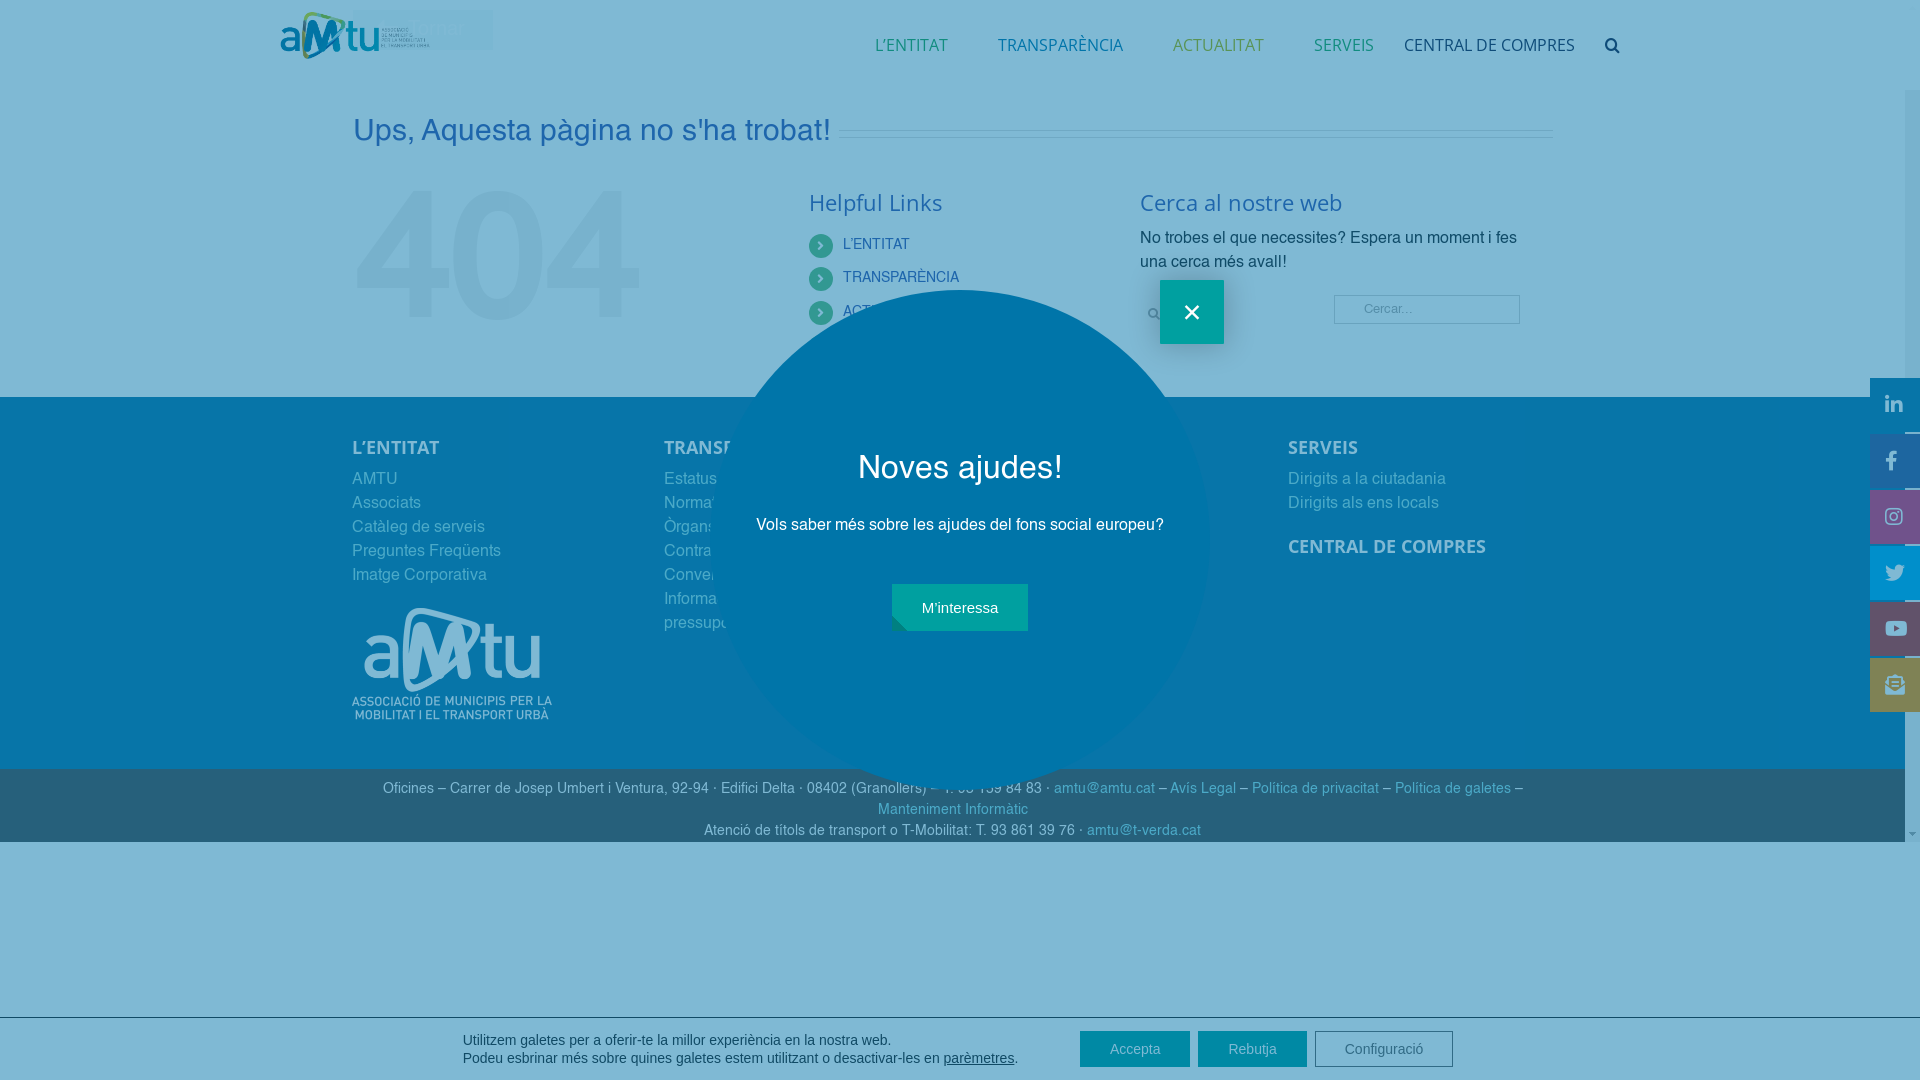 This screenshot has height=1080, width=1920. What do you see at coordinates (883, 312) in the screenshot?
I see `'ACTUALITAT'` at bounding box center [883, 312].